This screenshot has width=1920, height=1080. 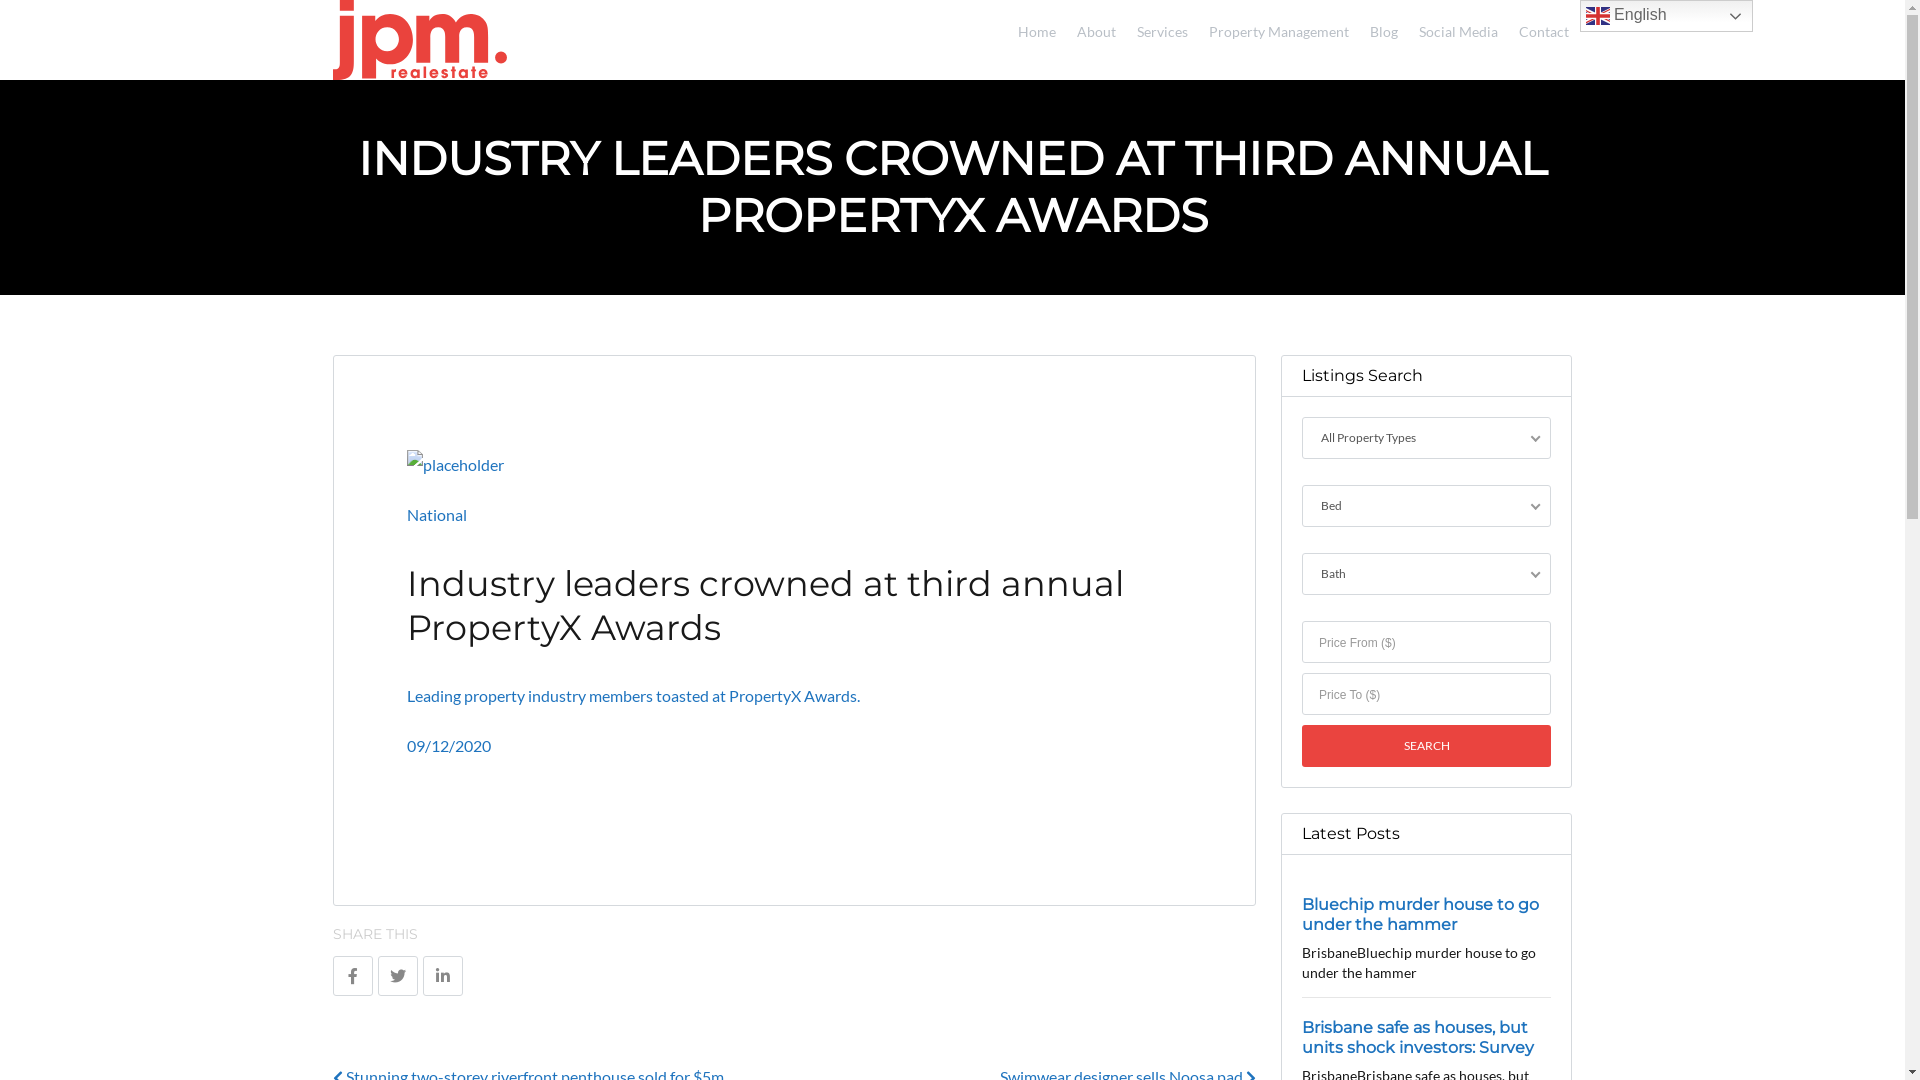 I want to click on 'Bluechip murder house to go under the hammer', so click(x=1419, y=914).